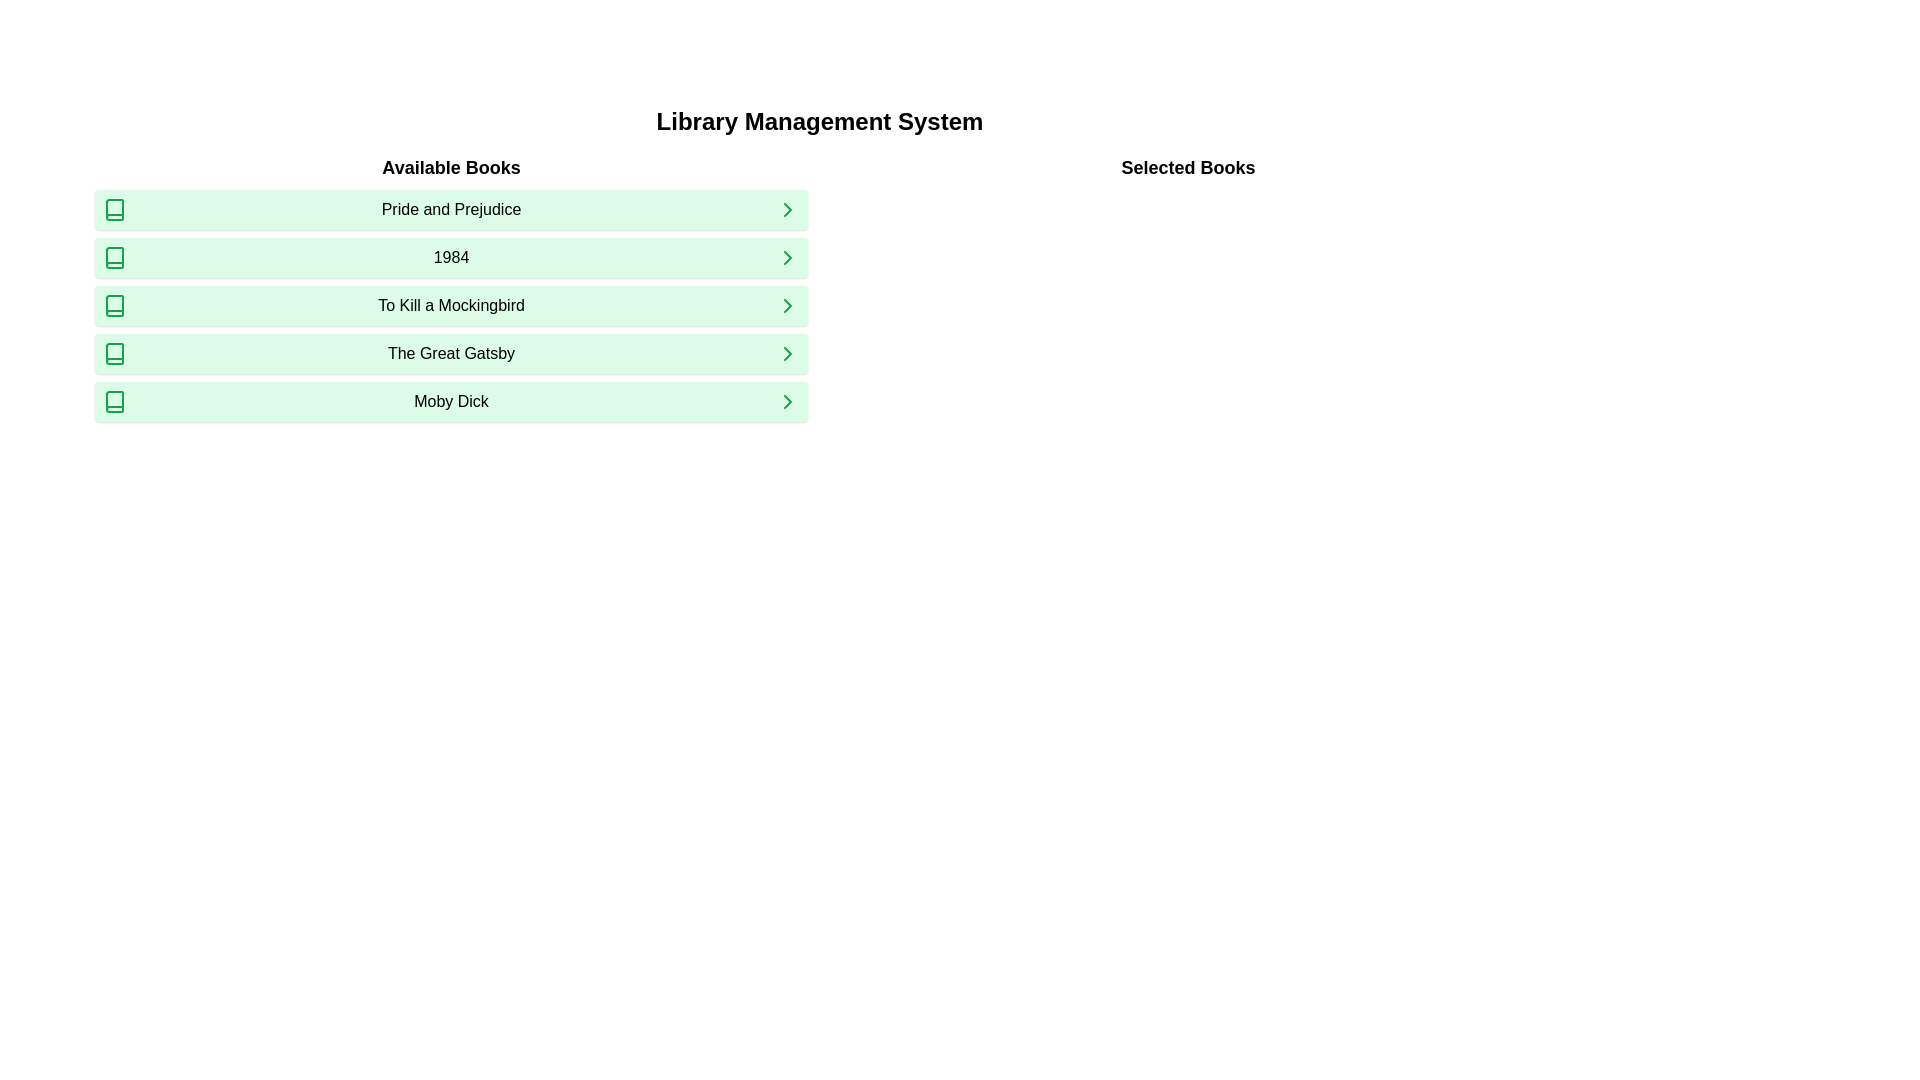  Describe the element at coordinates (786, 257) in the screenshot. I see `the Chevron icon at the right end of the row labeled '1984' in the 'Available Books' section` at that location.